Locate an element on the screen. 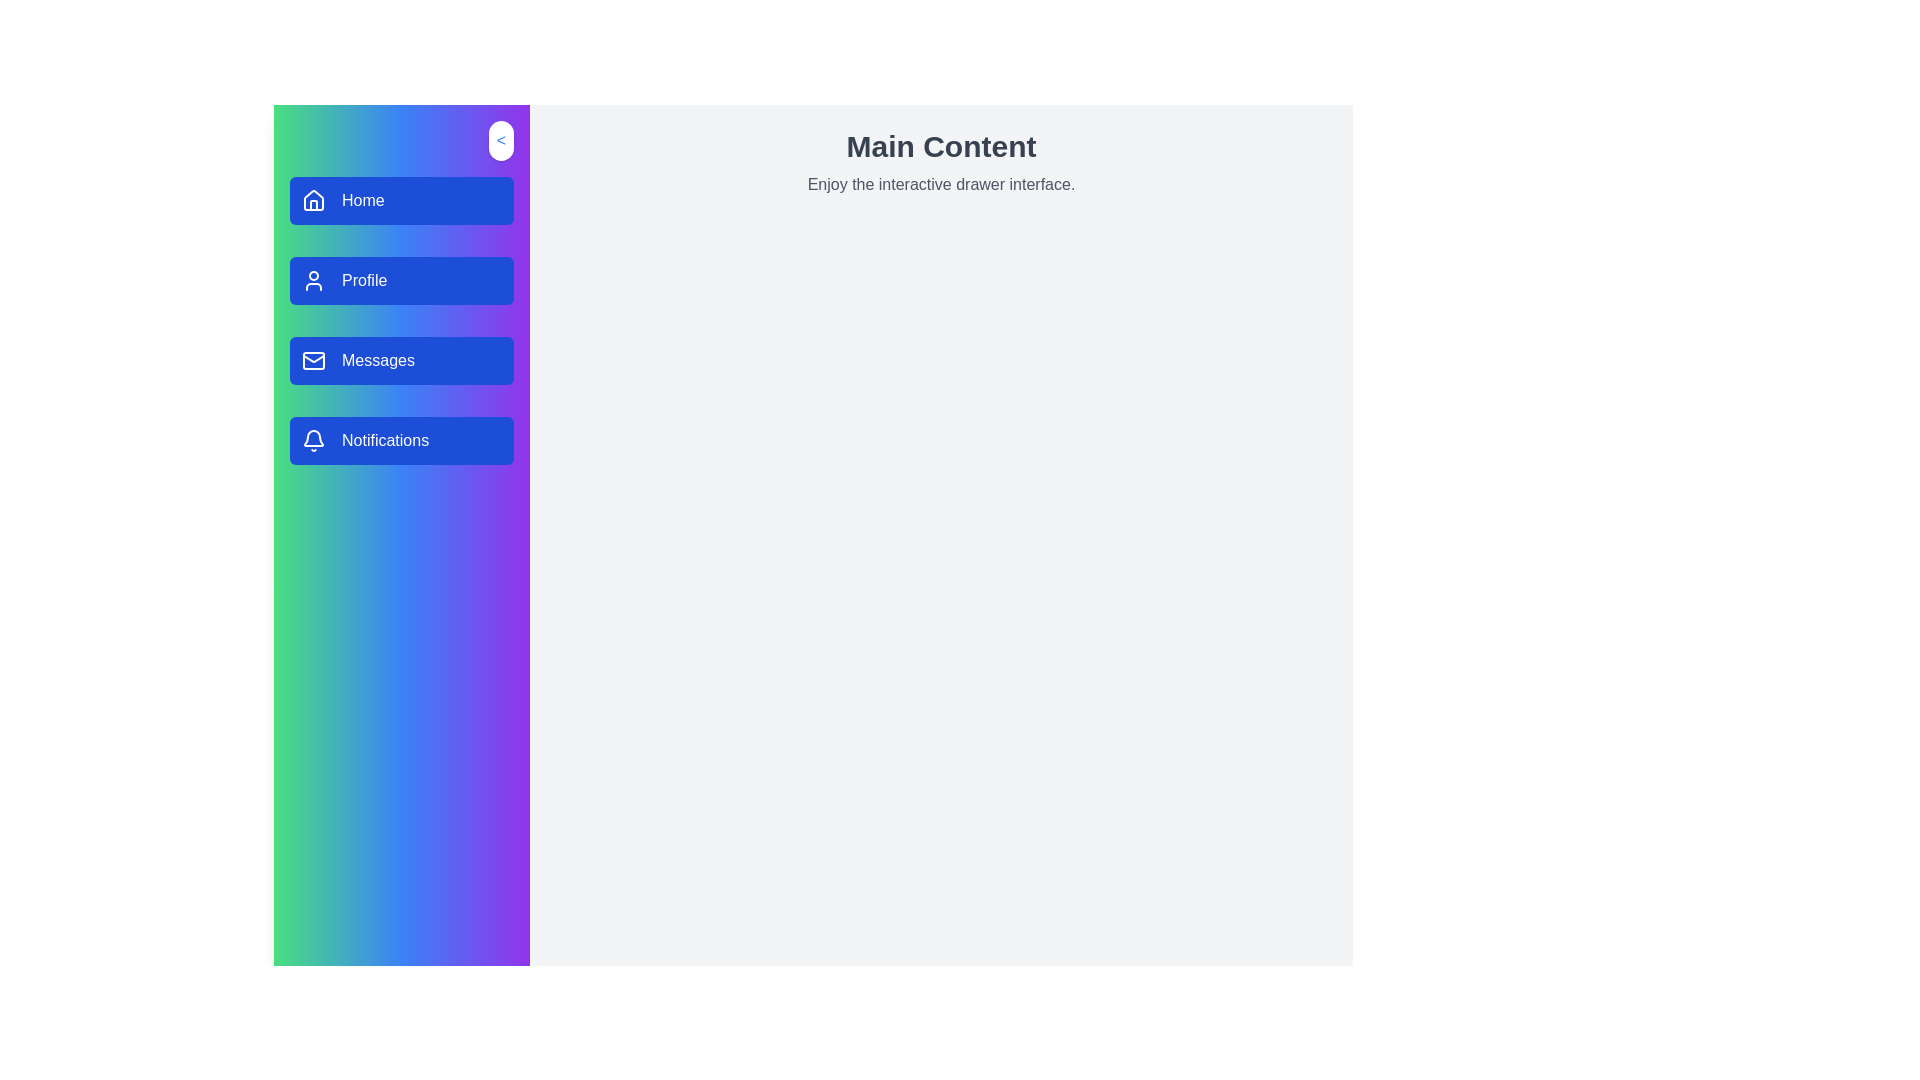 This screenshot has height=1080, width=1920. the button shaped as a rounded rectangle with a white background and blue text '<' located at the top-right corner of the sidebar for additional feedback is located at coordinates (501, 140).